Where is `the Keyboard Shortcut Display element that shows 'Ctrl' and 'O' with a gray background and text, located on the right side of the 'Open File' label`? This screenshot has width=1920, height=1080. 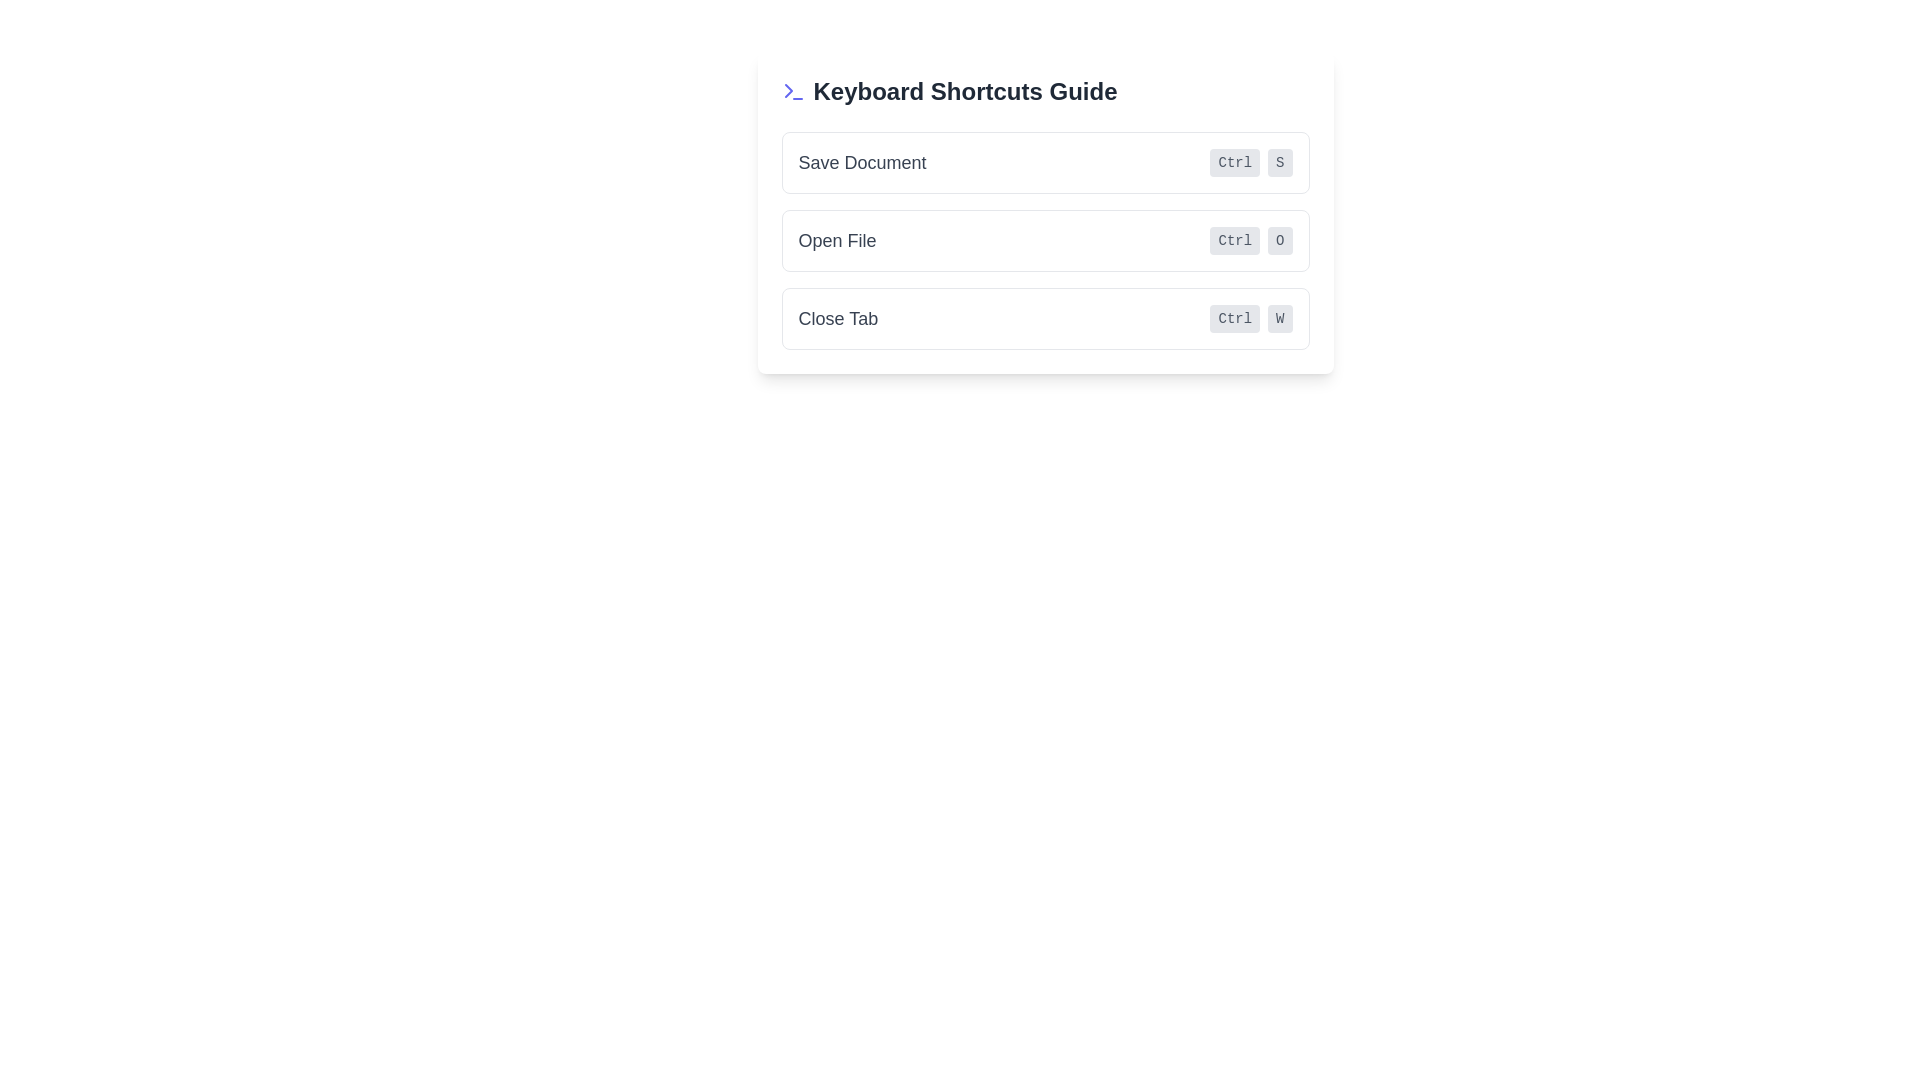
the Keyboard Shortcut Display element that shows 'Ctrl' and 'O' with a gray background and text, located on the right side of the 'Open File' label is located at coordinates (1250, 239).